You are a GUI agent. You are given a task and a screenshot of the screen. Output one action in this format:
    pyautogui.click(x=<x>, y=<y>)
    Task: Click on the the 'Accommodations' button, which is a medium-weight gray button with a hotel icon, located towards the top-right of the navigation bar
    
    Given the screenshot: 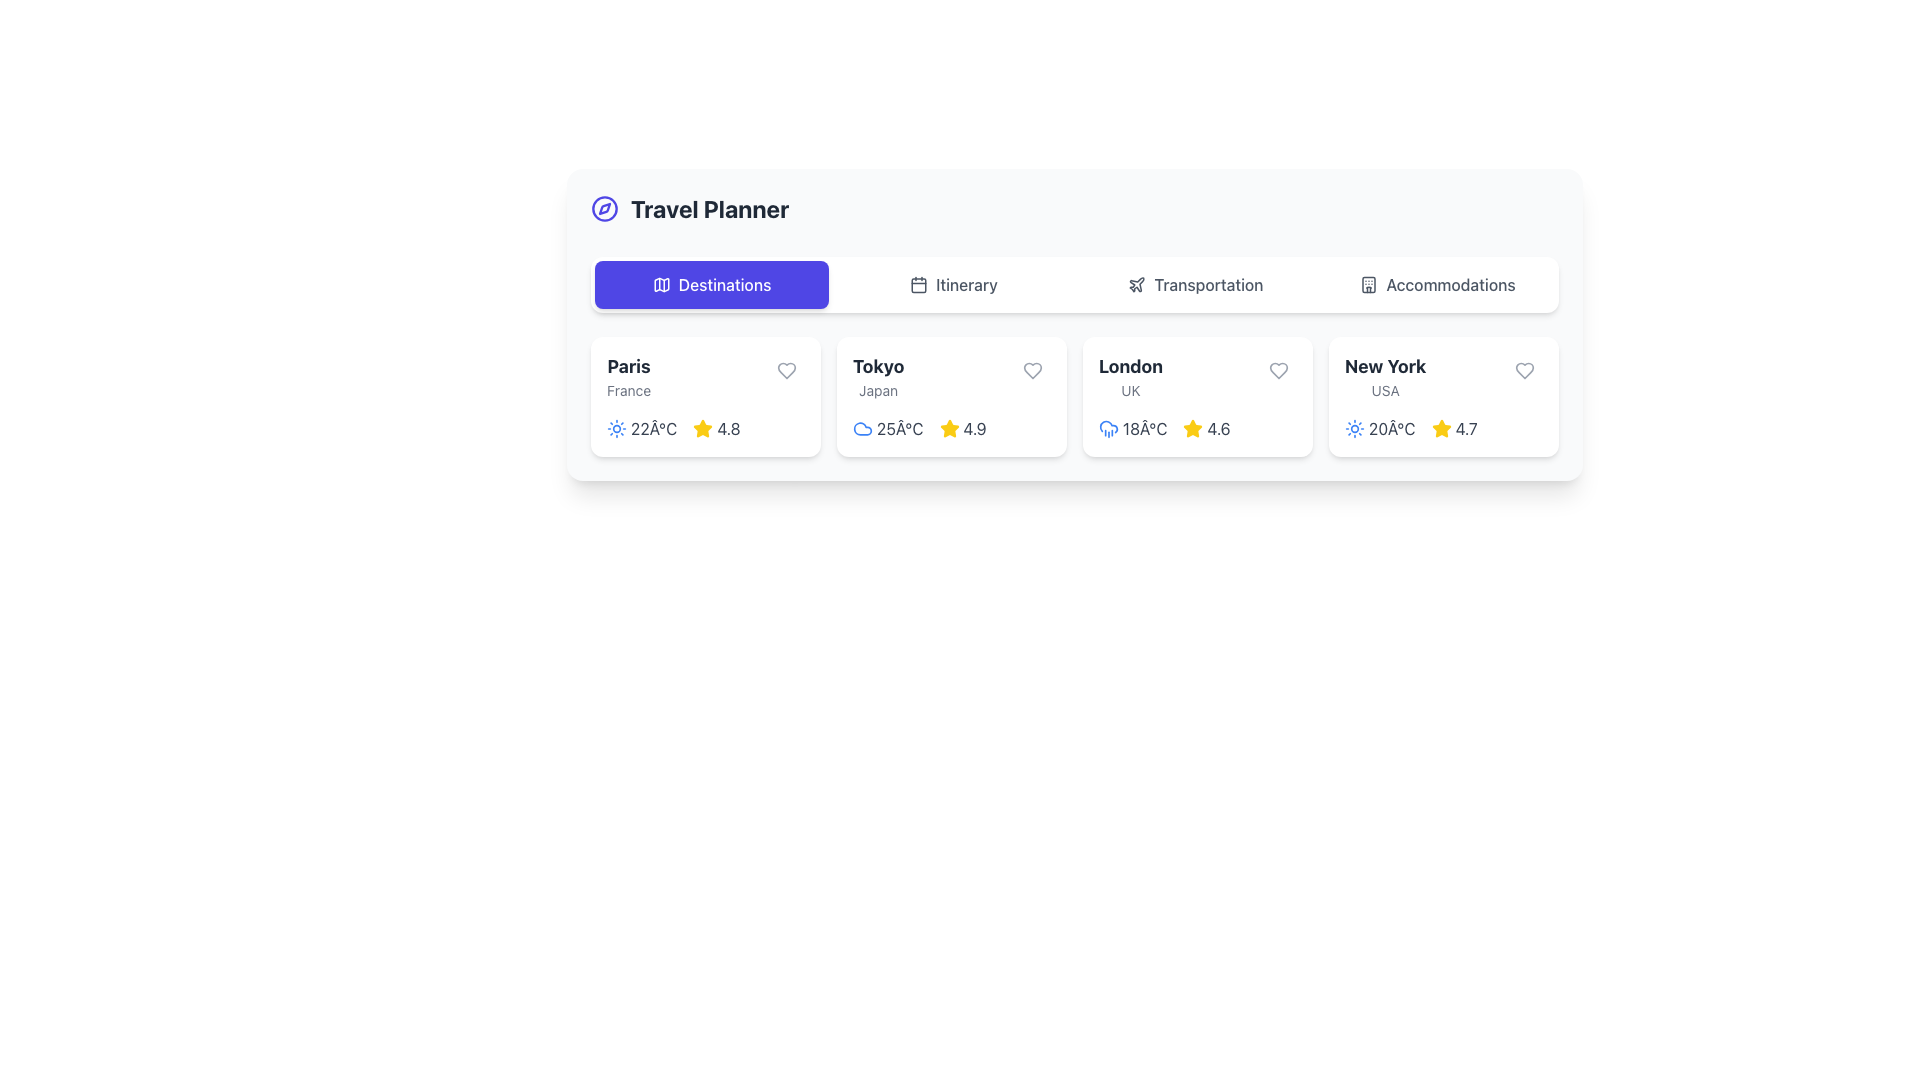 What is the action you would take?
    pyautogui.click(x=1437, y=285)
    